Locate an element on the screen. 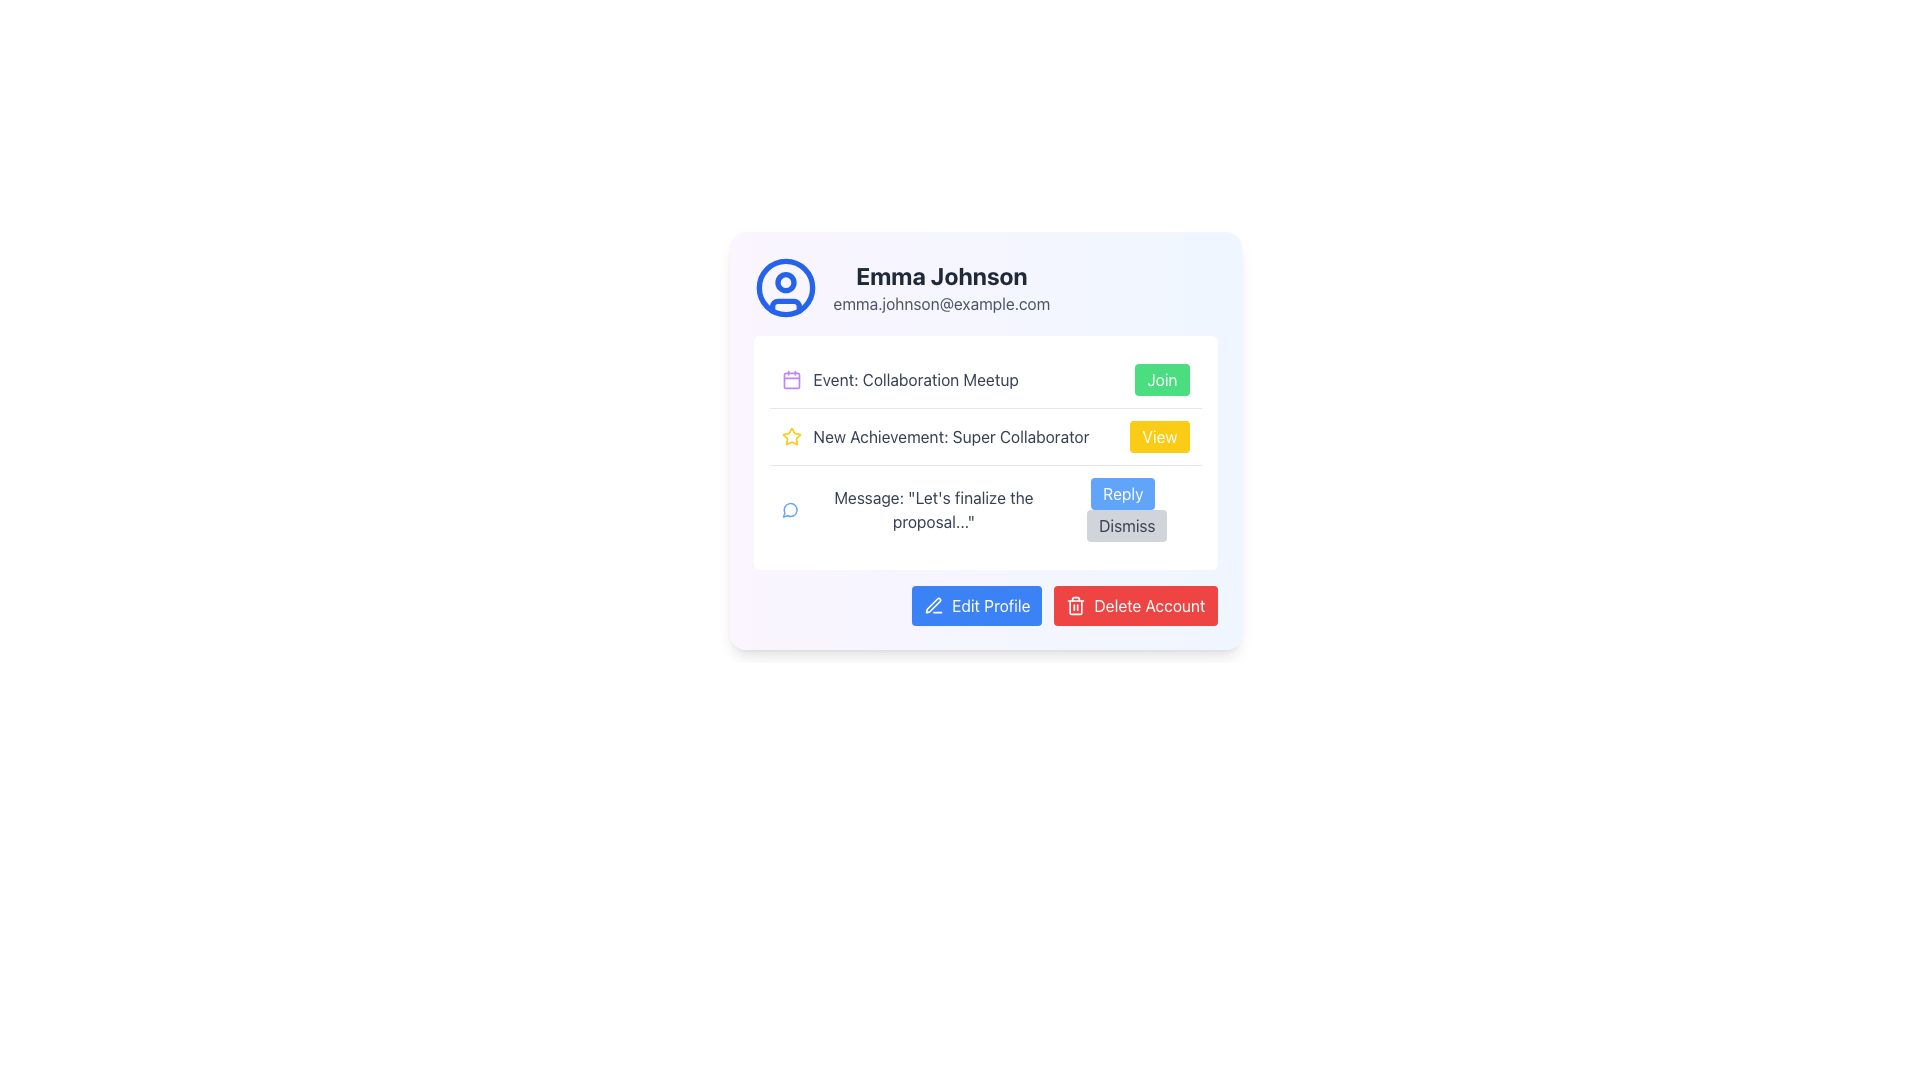 Image resolution: width=1920 pixels, height=1080 pixels. the red 'Delete Account' button located in the lower right of the interface is located at coordinates (1134, 604).